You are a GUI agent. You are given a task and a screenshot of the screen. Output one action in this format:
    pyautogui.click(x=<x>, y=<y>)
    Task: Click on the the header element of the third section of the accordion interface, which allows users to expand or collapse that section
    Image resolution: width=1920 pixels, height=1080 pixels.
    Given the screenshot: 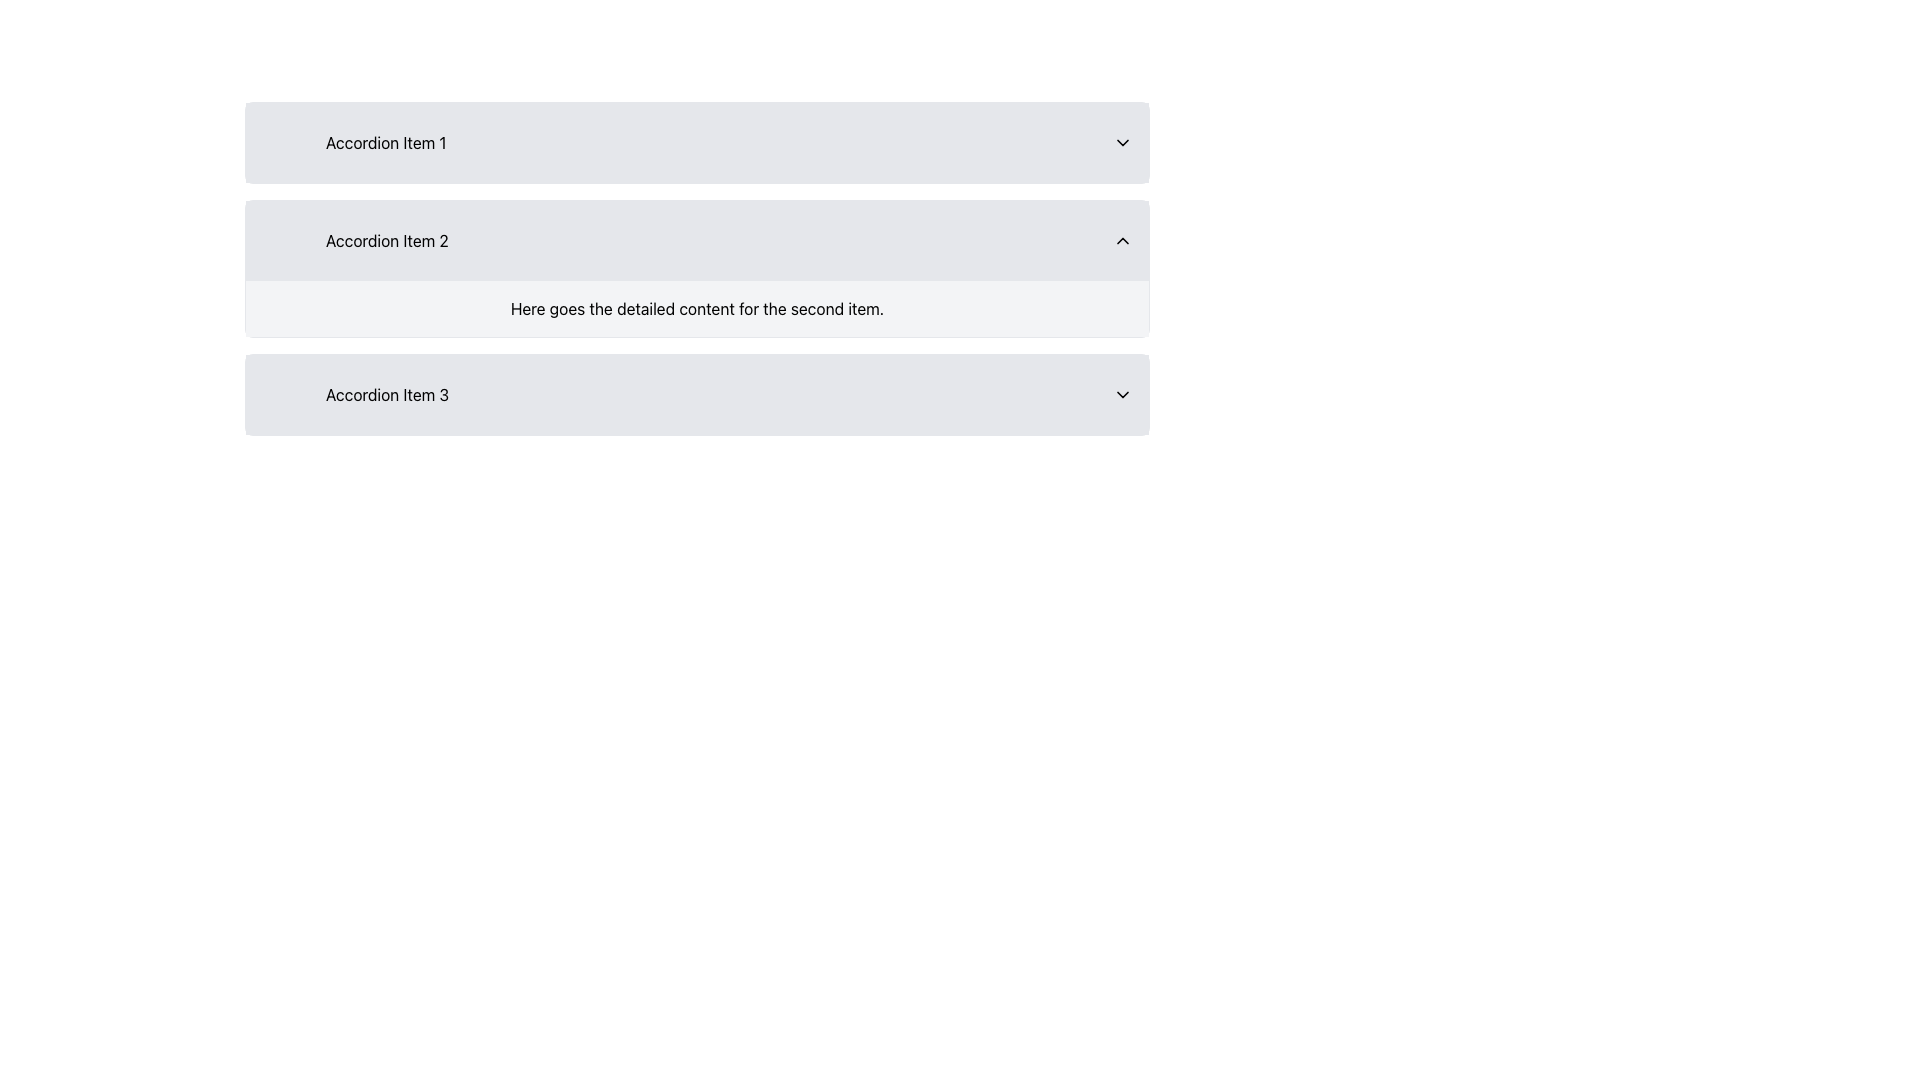 What is the action you would take?
    pyautogui.click(x=387, y=394)
    